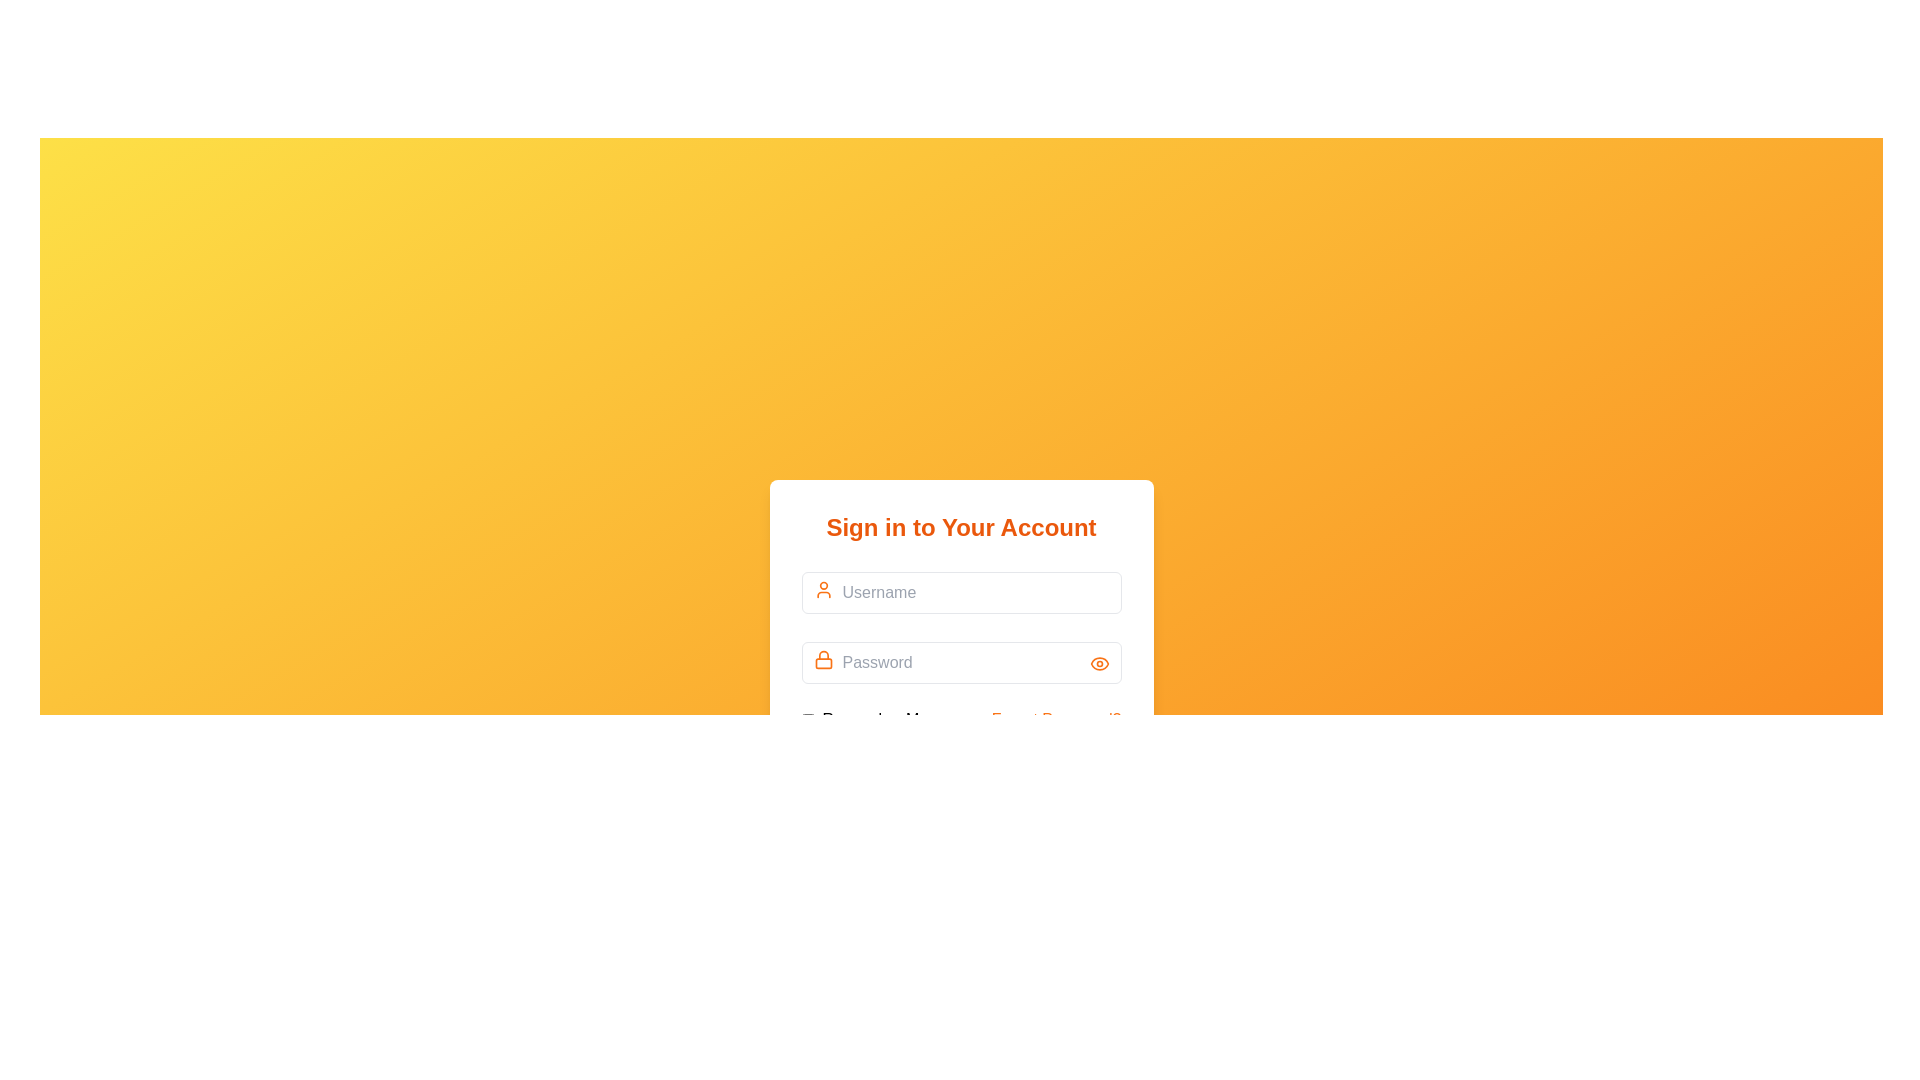  What do you see at coordinates (823, 659) in the screenshot?
I see `the lock icon located at the top left corner inside the password input field, which indicates a secure password field` at bounding box center [823, 659].